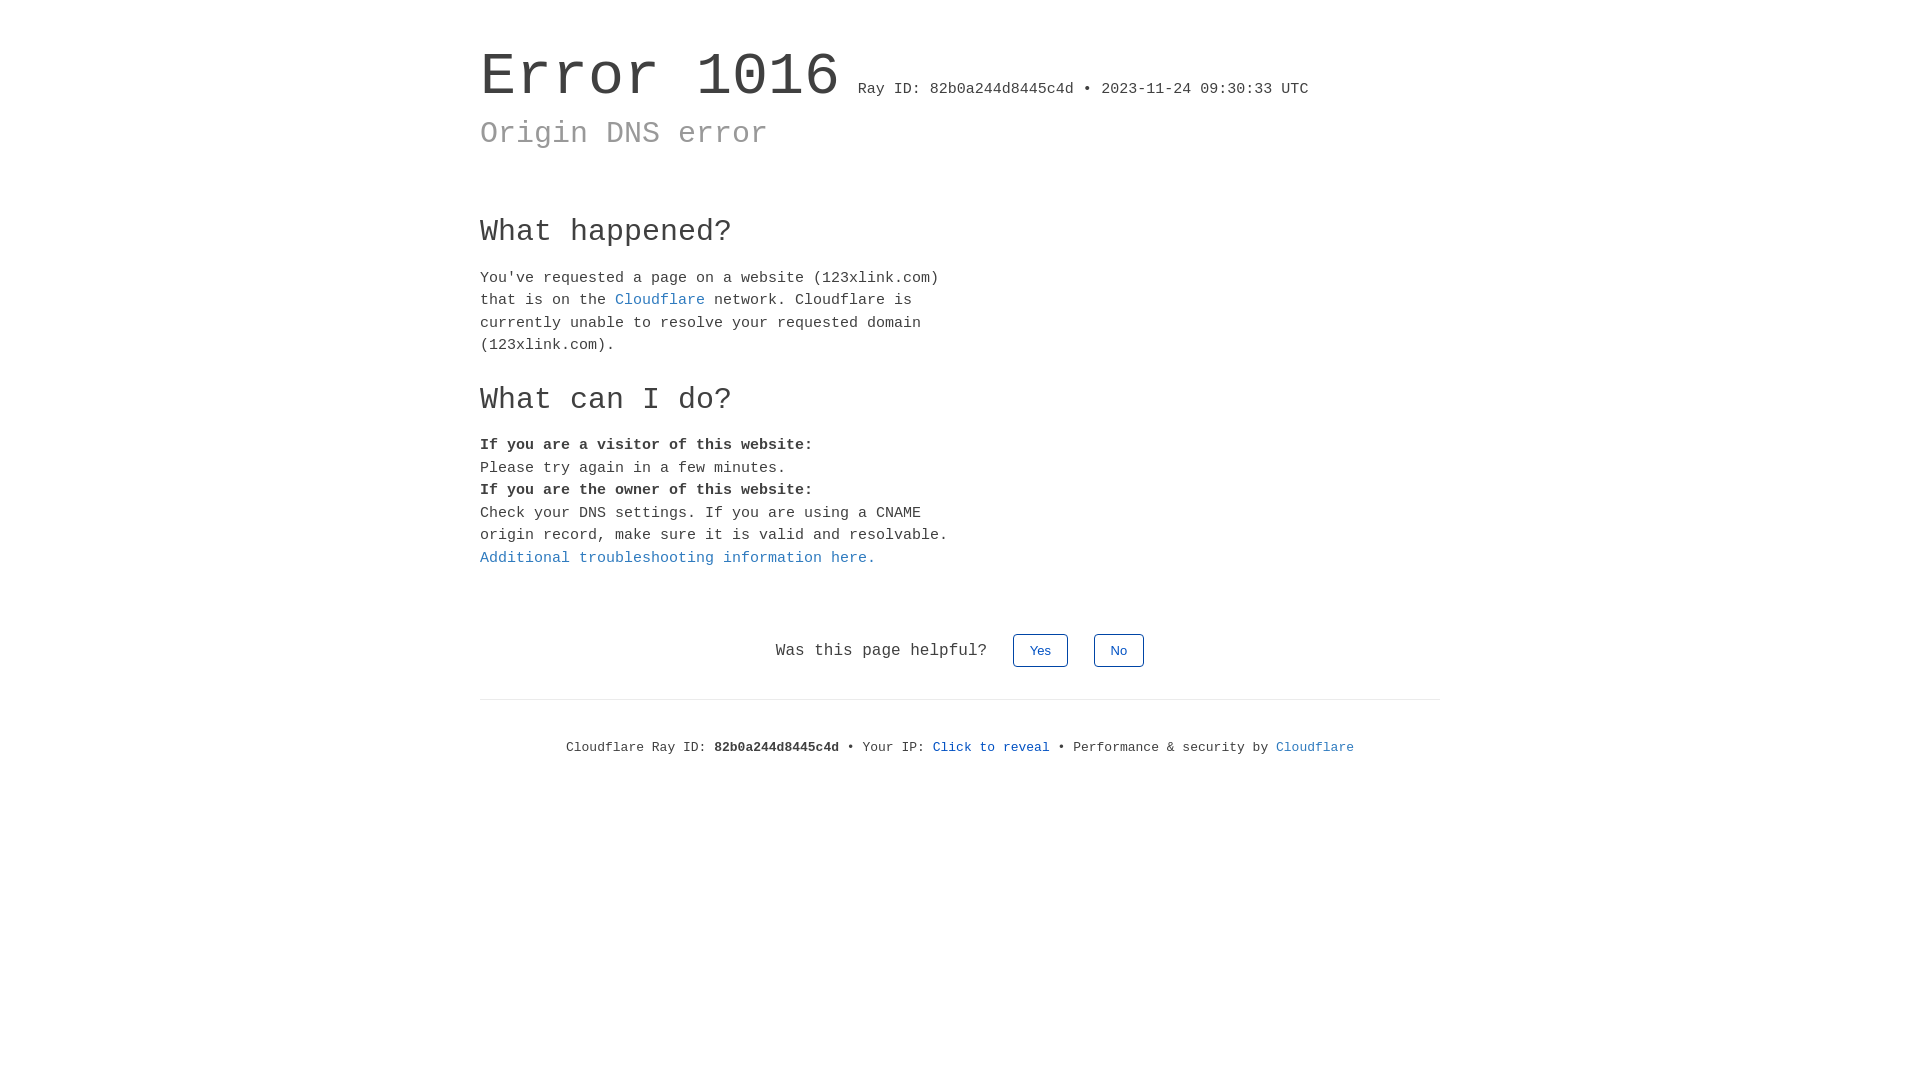 This screenshot has width=1920, height=1080. What do you see at coordinates (931, 747) in the screenshot?
I see `'Click to reveal'` at bounding box center [931, 747].